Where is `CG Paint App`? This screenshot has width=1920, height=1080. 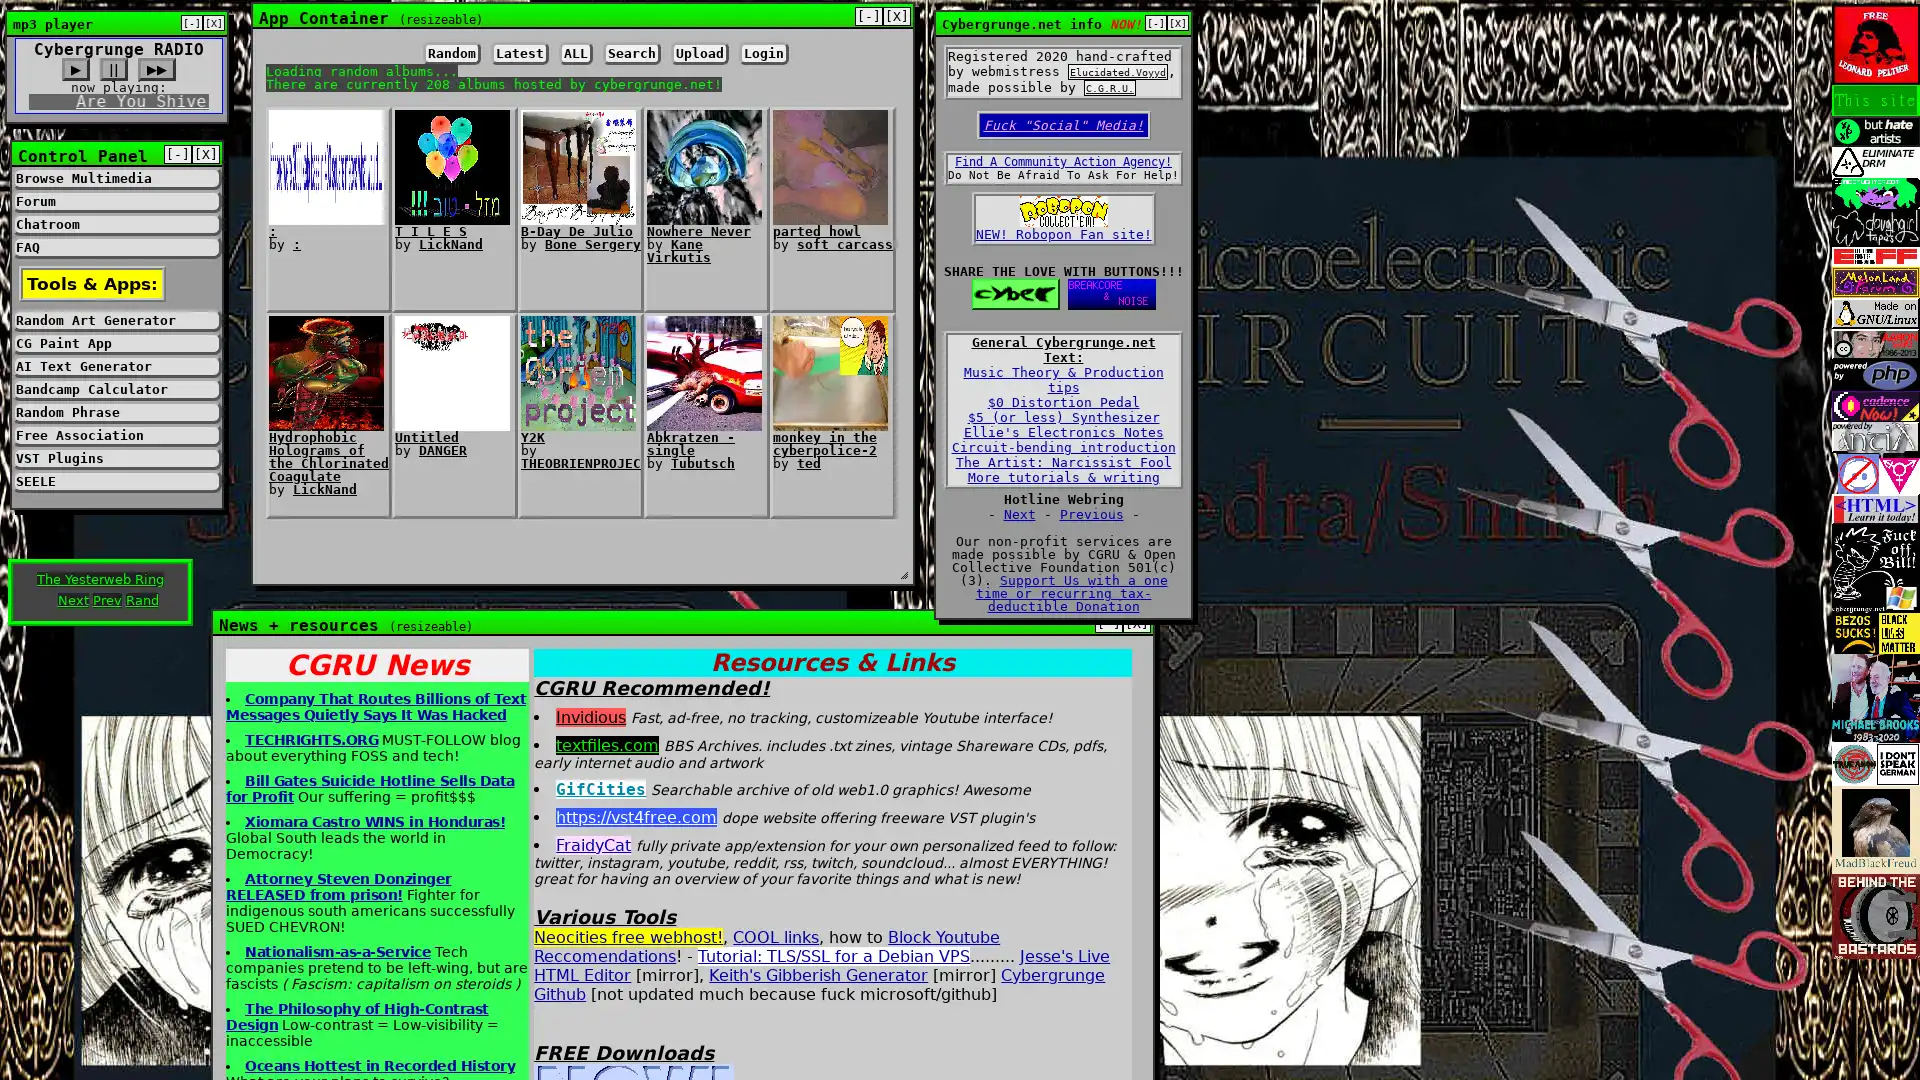
CG Paint App is located at coordinates (115, 342).